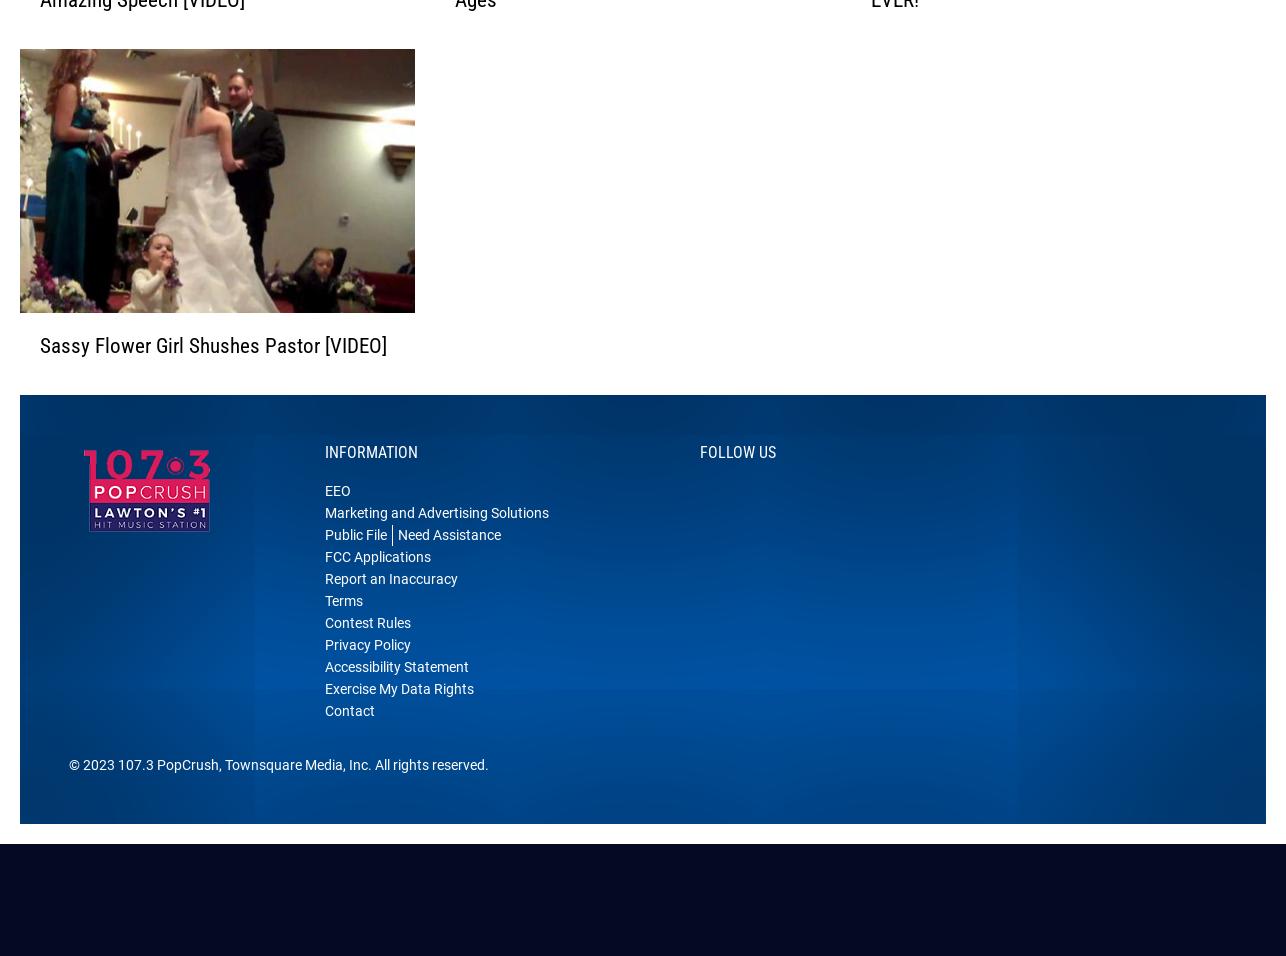 This screenshot has width=1286, height=956. What do you see at coordinates (395, 693) in the screenshot?
I see `'Accessibility Statement'` at bounding box center [395, 693].